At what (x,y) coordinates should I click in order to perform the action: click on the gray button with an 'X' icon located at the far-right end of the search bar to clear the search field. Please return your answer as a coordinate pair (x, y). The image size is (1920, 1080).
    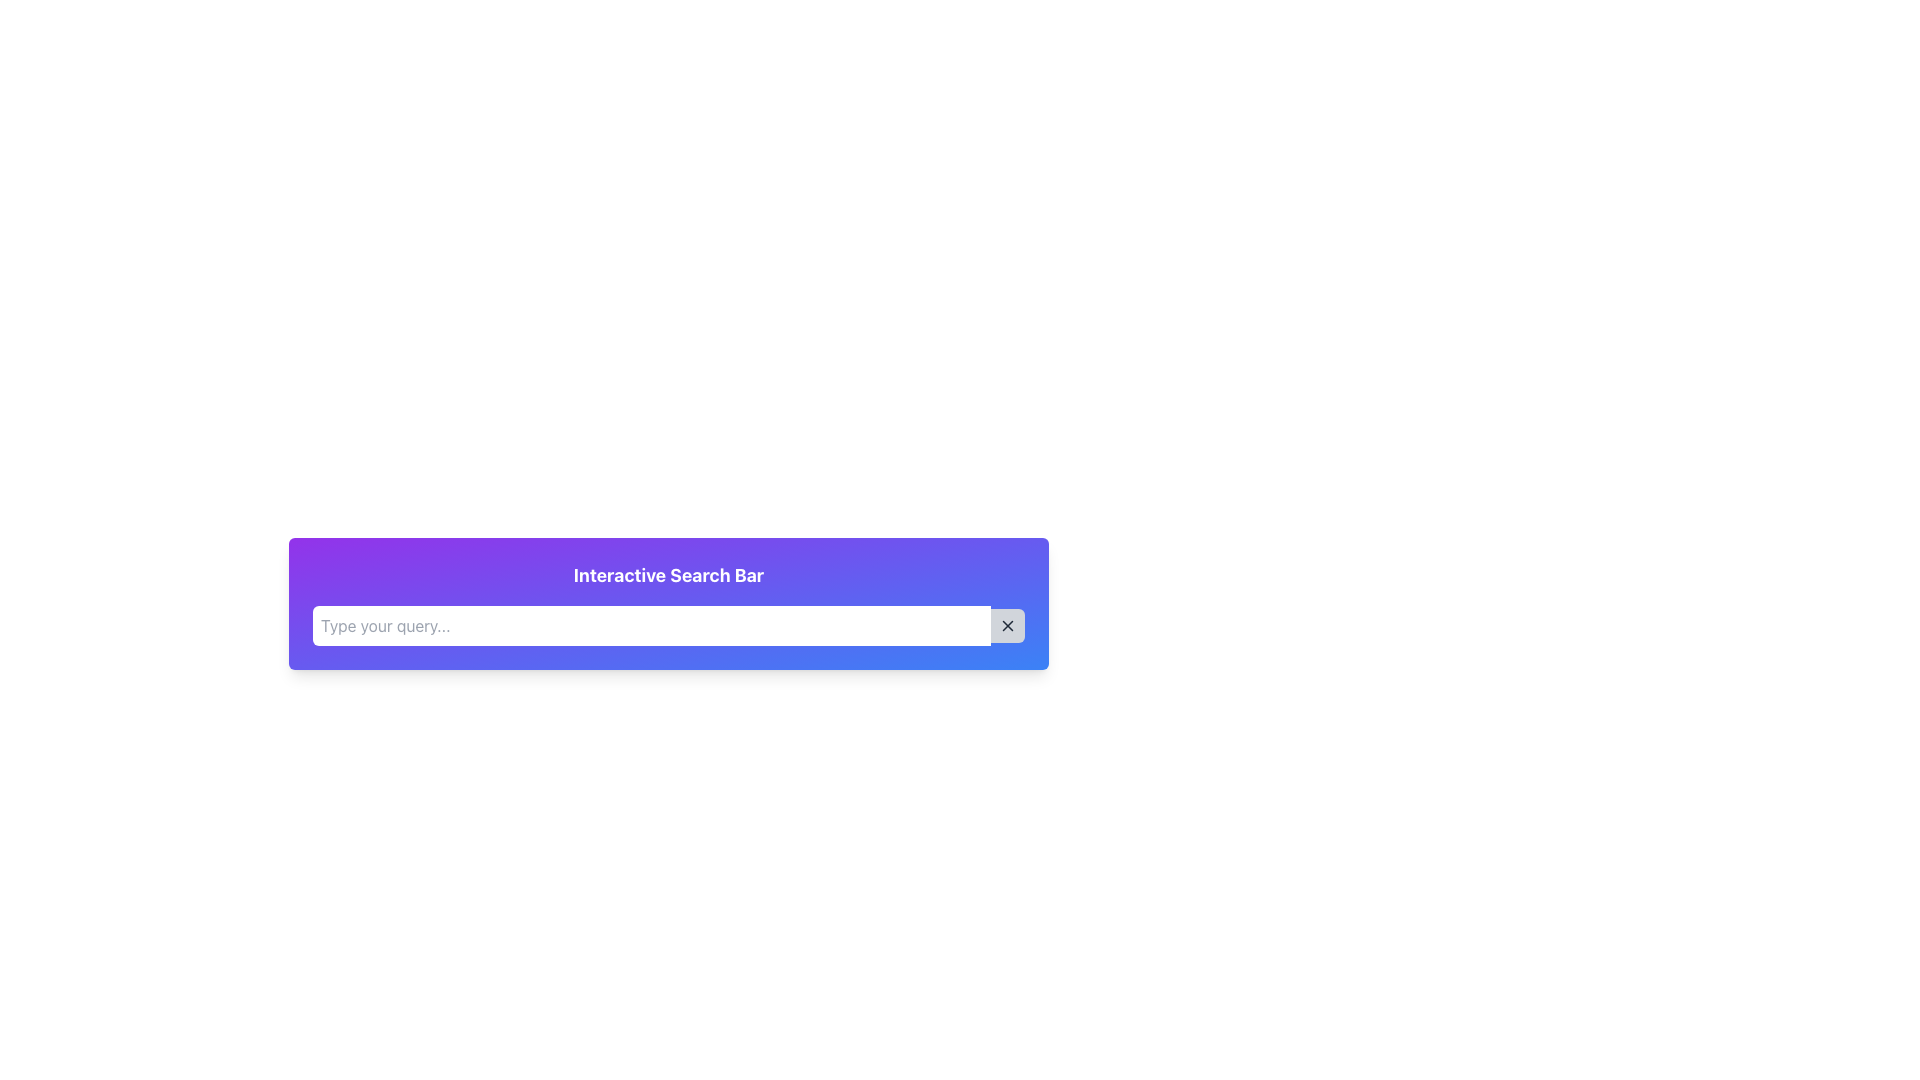
    Looking at the image, I should click on (1008, 624).